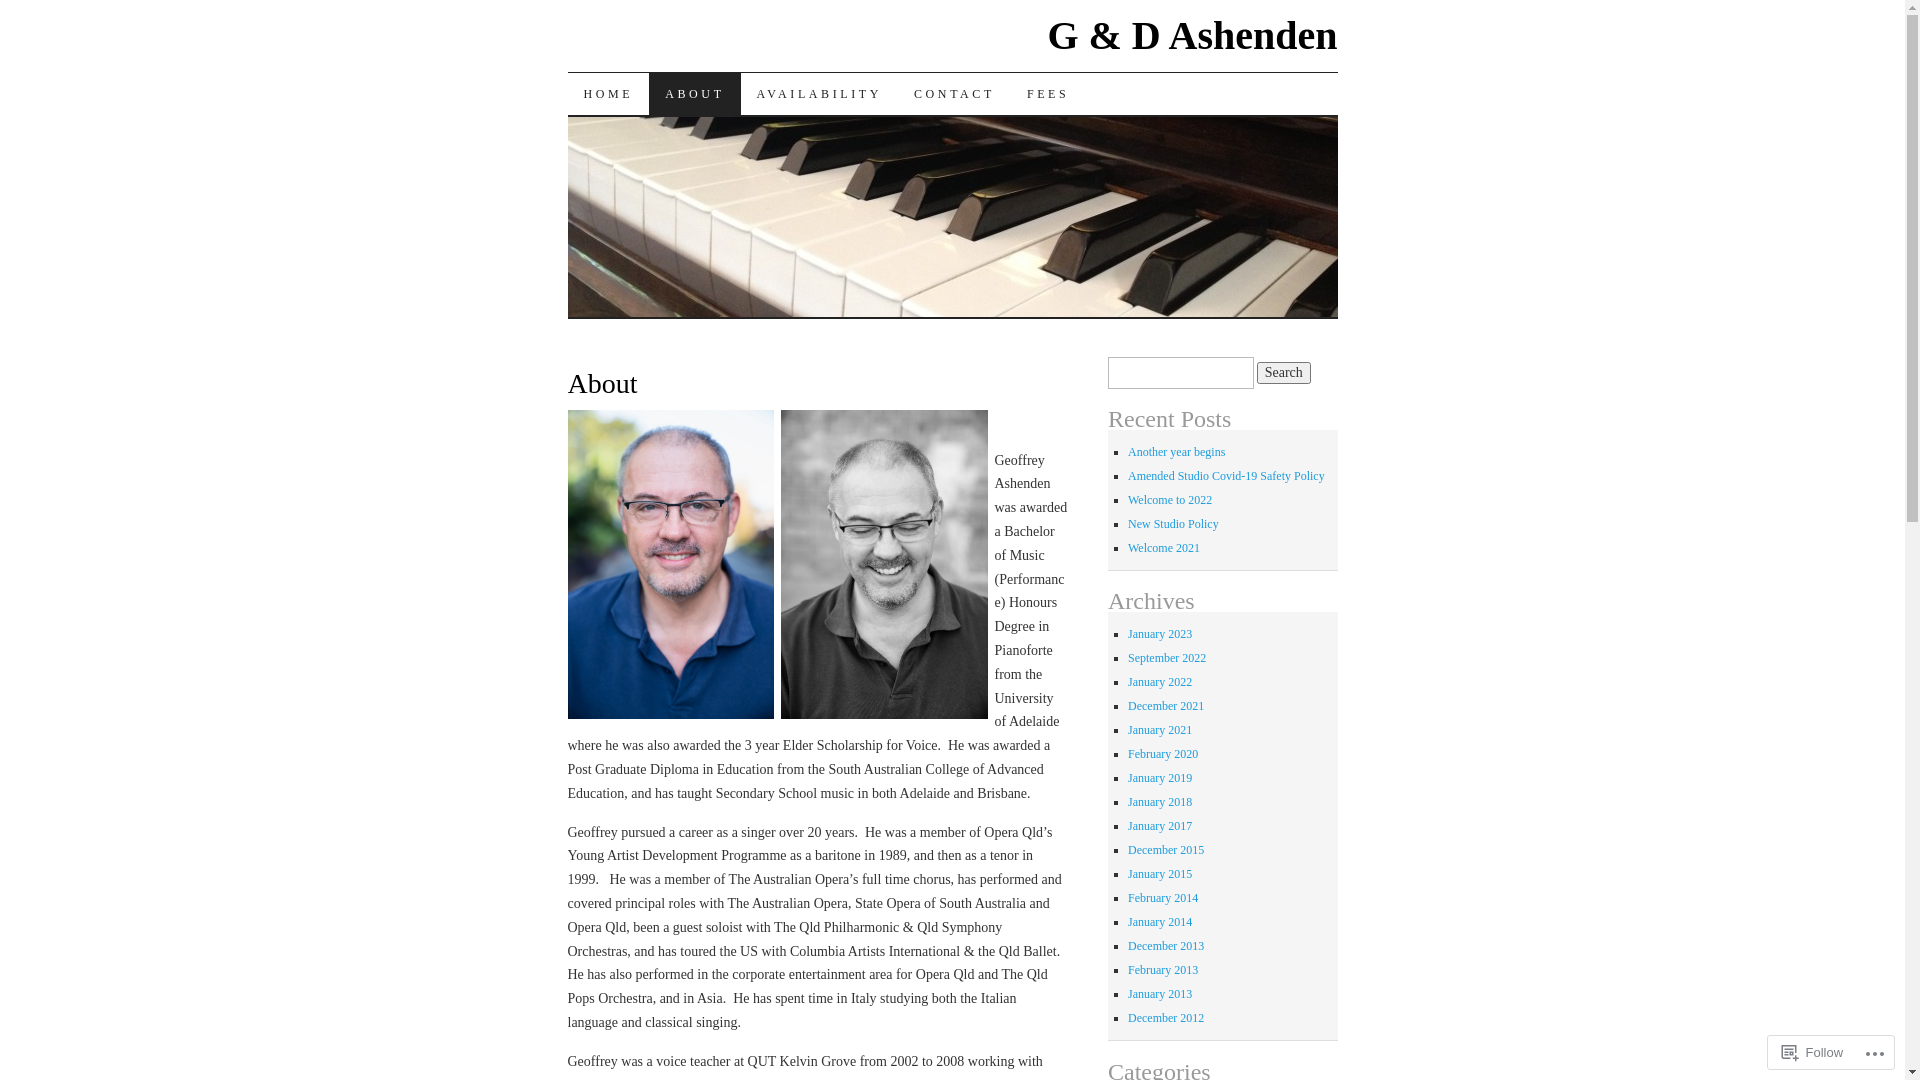 This screenshot has height=1080, width=1920. What do you see at coordinates (1162, 968) in the screenshot?
I see `'February 2013'` at bounding box center [1162, 968].